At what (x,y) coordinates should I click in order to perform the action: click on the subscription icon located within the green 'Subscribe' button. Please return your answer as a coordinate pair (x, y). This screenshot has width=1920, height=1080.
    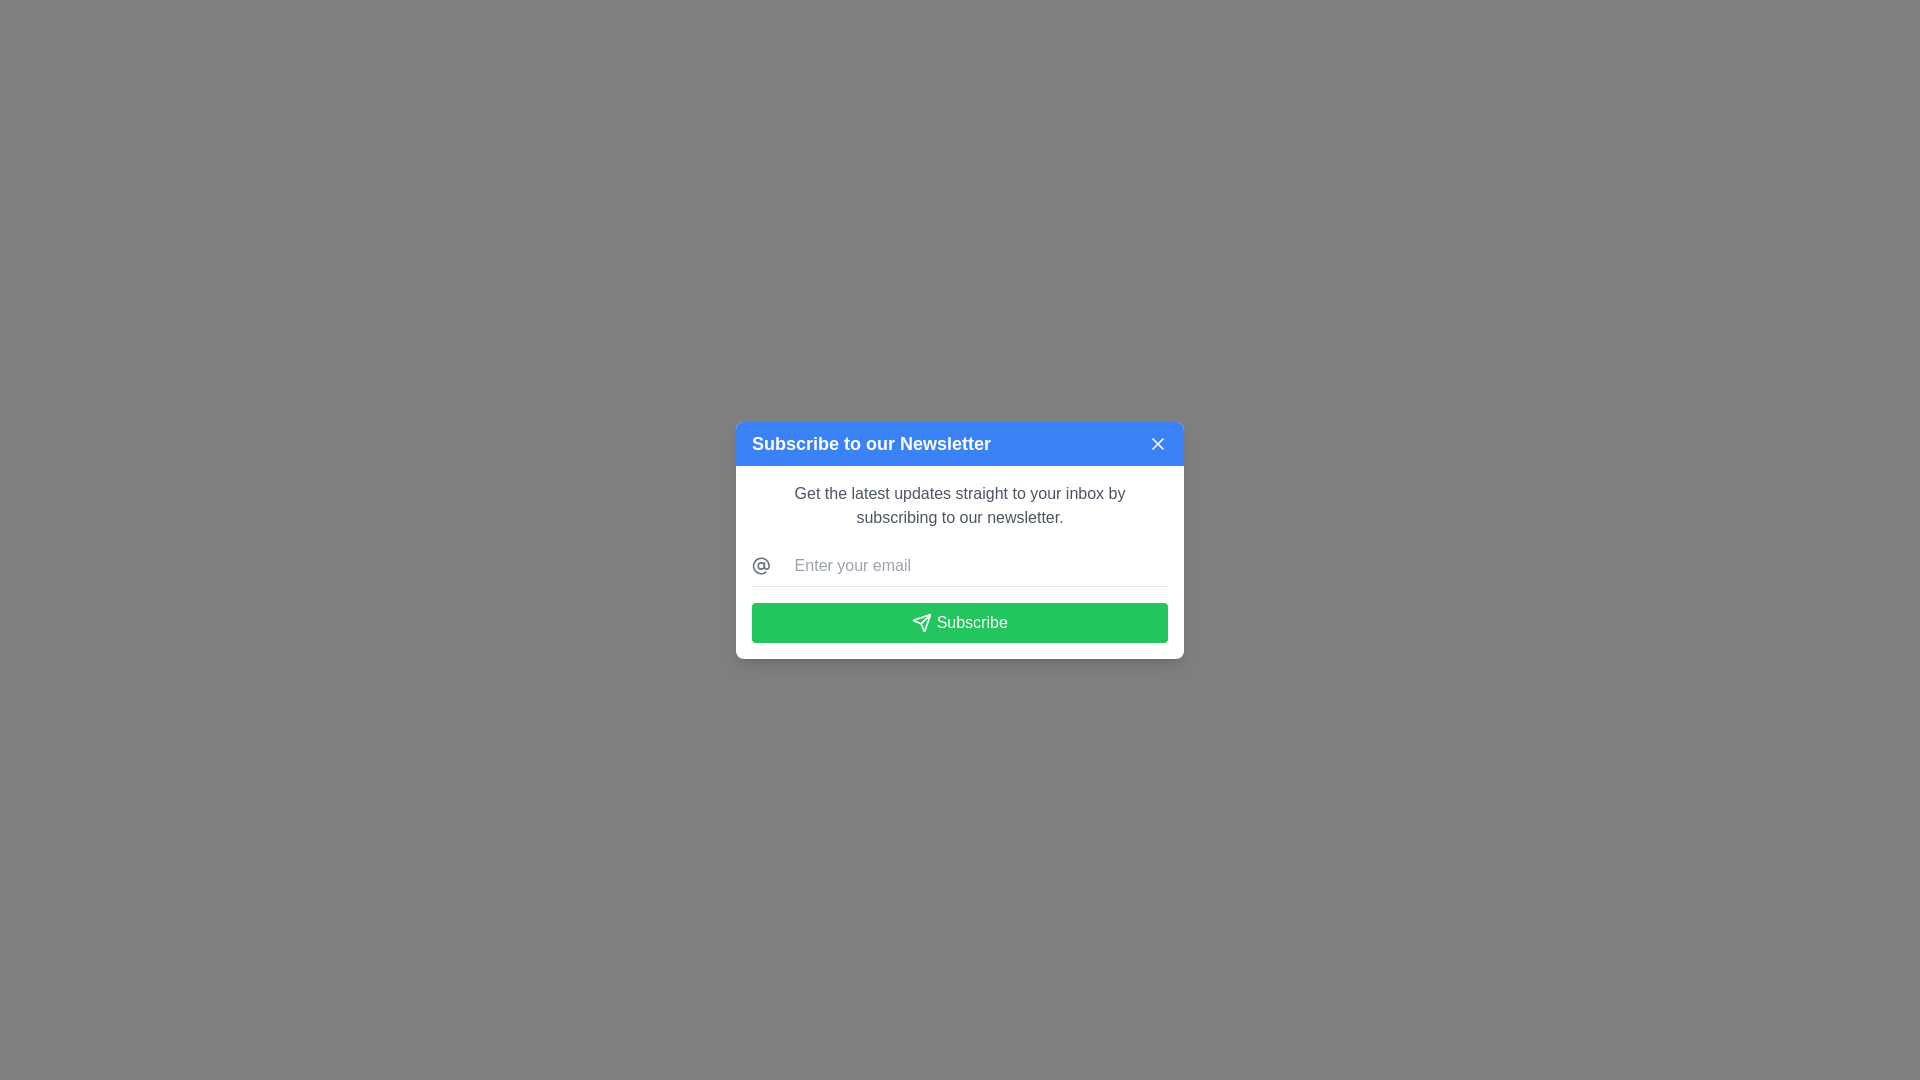
    Looking at the image, I should click on (921, 622).